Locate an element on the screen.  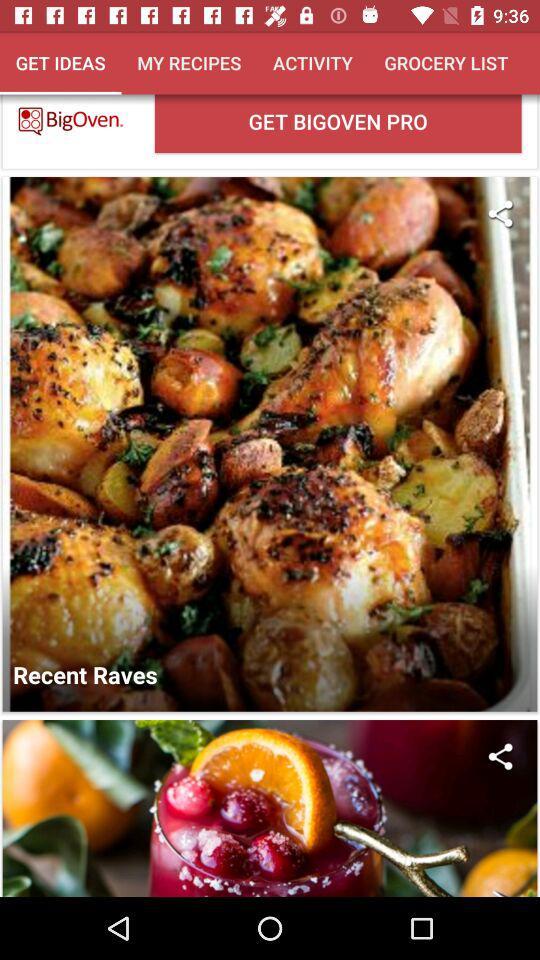
the get bigoven pro item is located at coordinates (337, 122).